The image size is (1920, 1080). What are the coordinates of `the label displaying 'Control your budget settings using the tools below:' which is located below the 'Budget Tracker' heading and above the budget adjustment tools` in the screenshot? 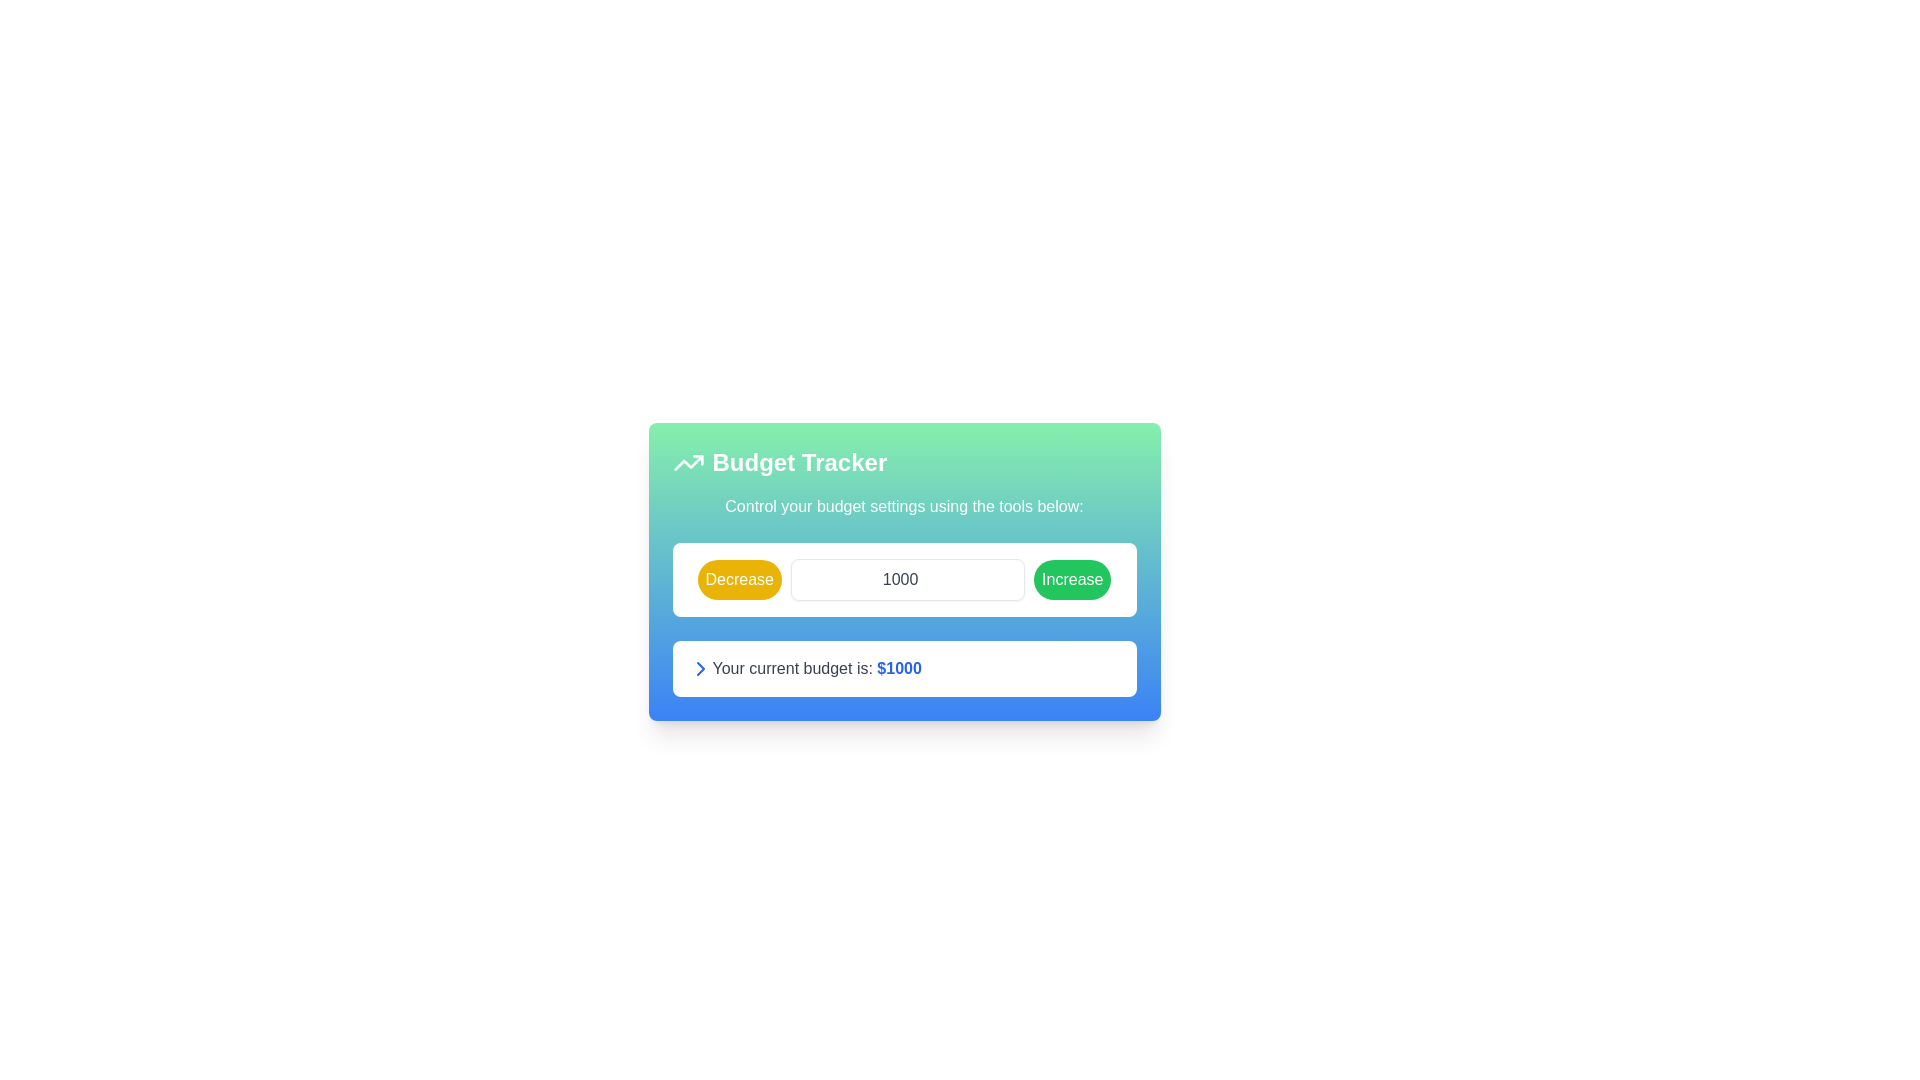 It's located at (903, 505).